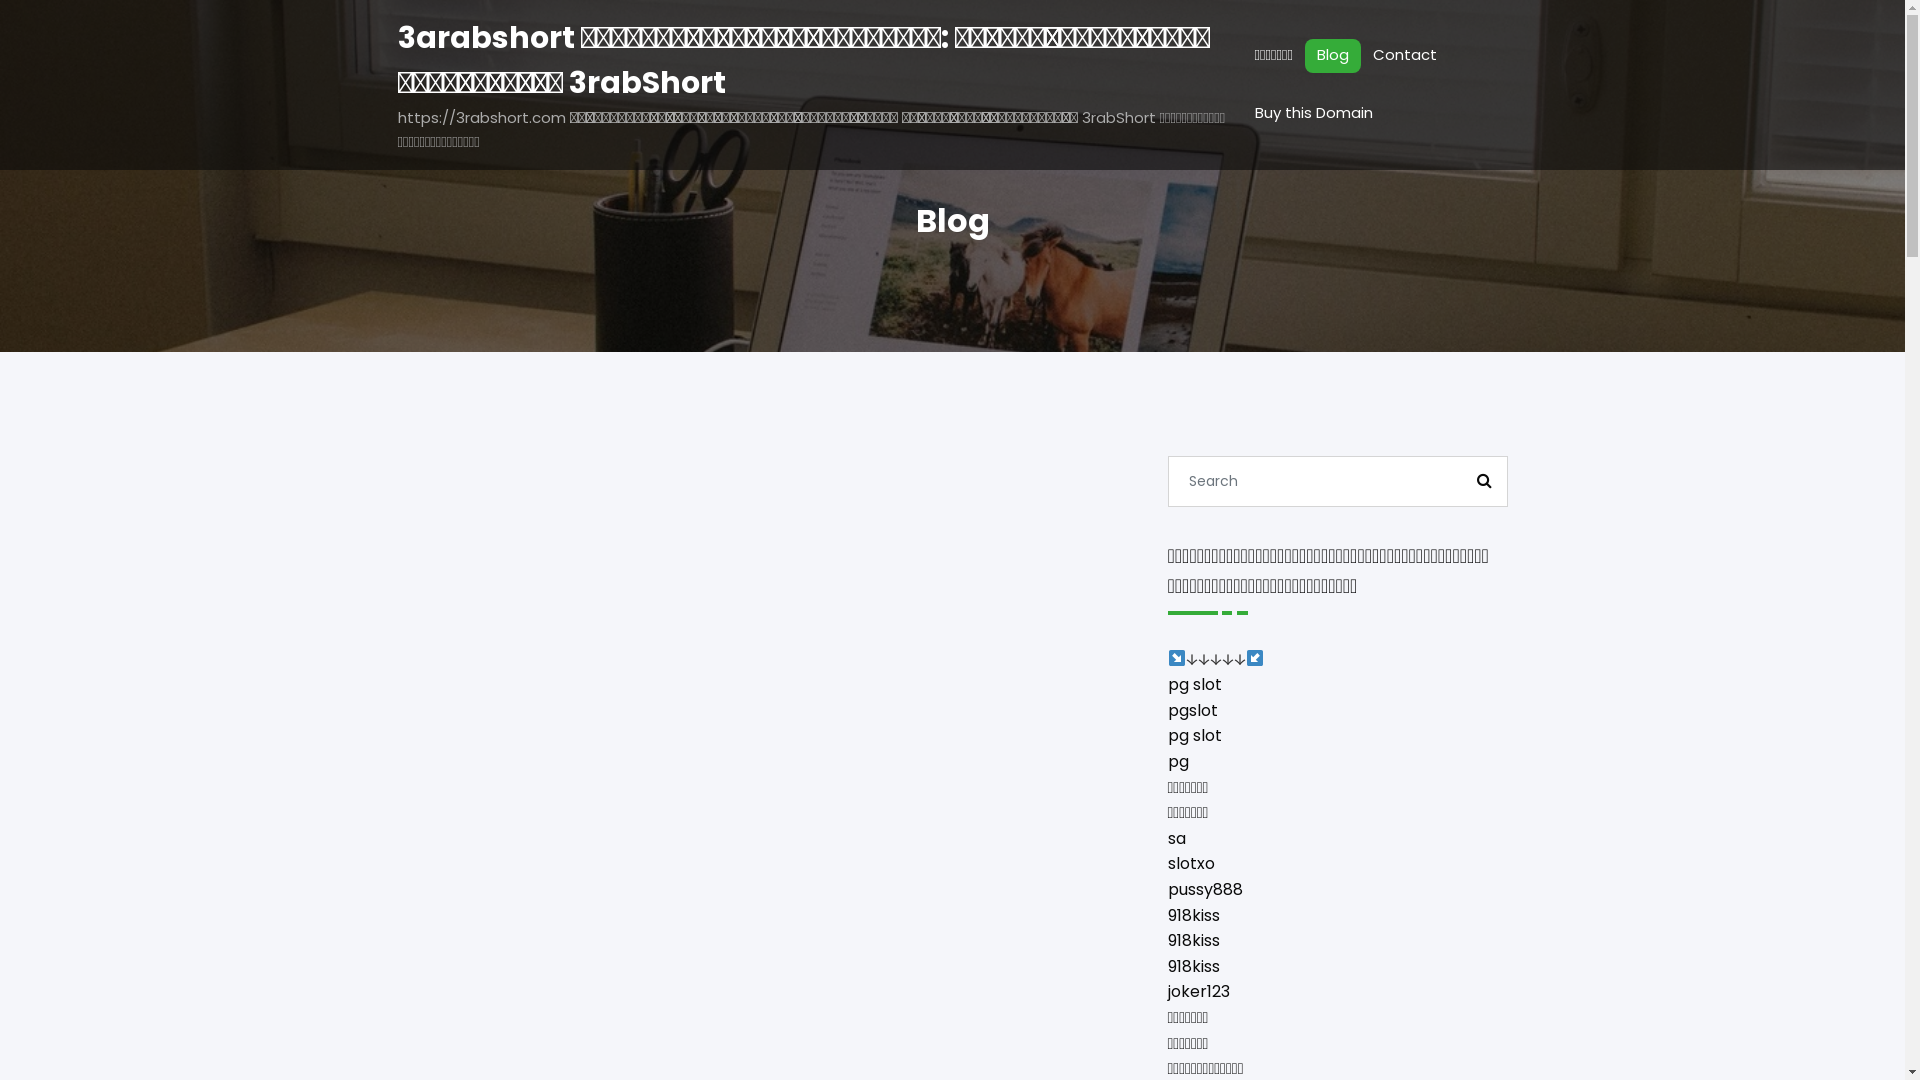 The width and height of the screenshot is (1920, 1080). What do you see at coordinates (1176, 838) in the screenshot?
I see `'sa'` at bounding box center [1176, 838].